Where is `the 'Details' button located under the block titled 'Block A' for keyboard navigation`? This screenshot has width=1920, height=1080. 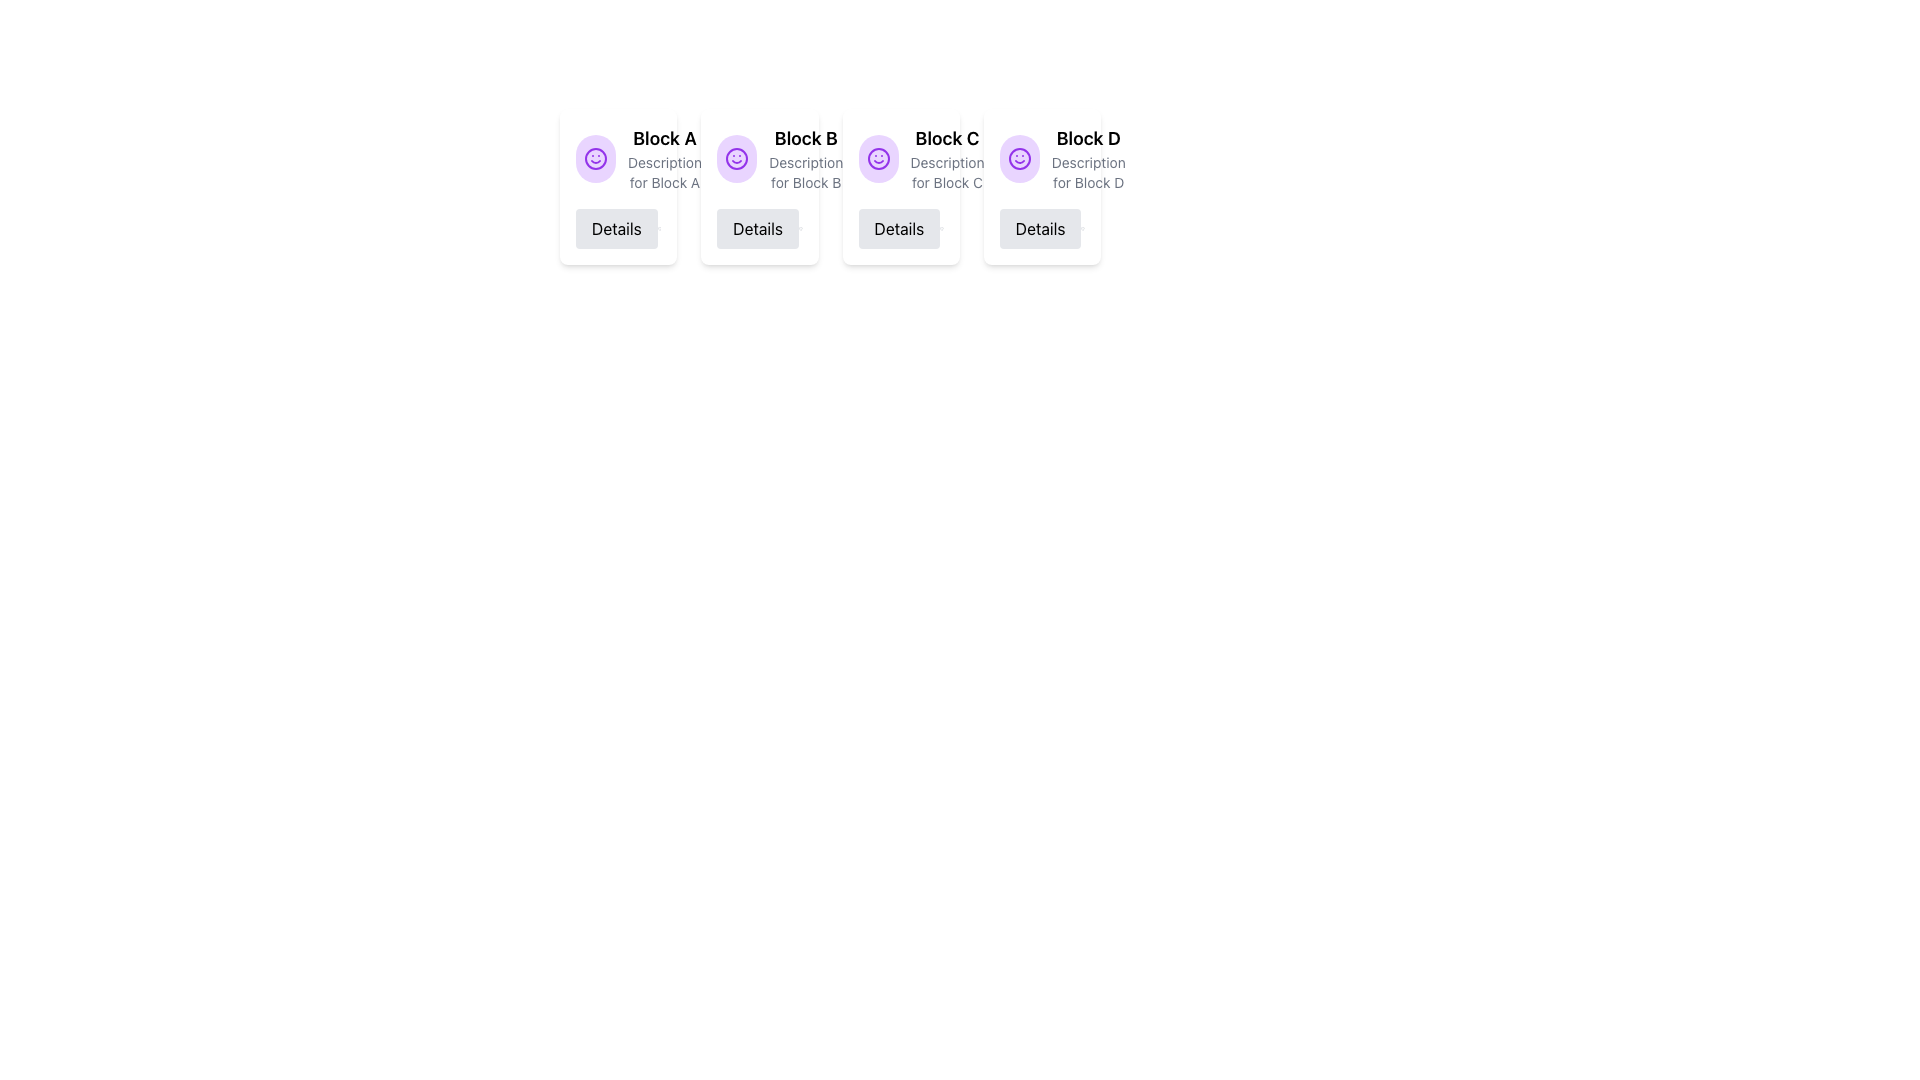
the 'Details' button located under the block titled 'Block A' for keyboard navigation is located at coordinates (615, 227).